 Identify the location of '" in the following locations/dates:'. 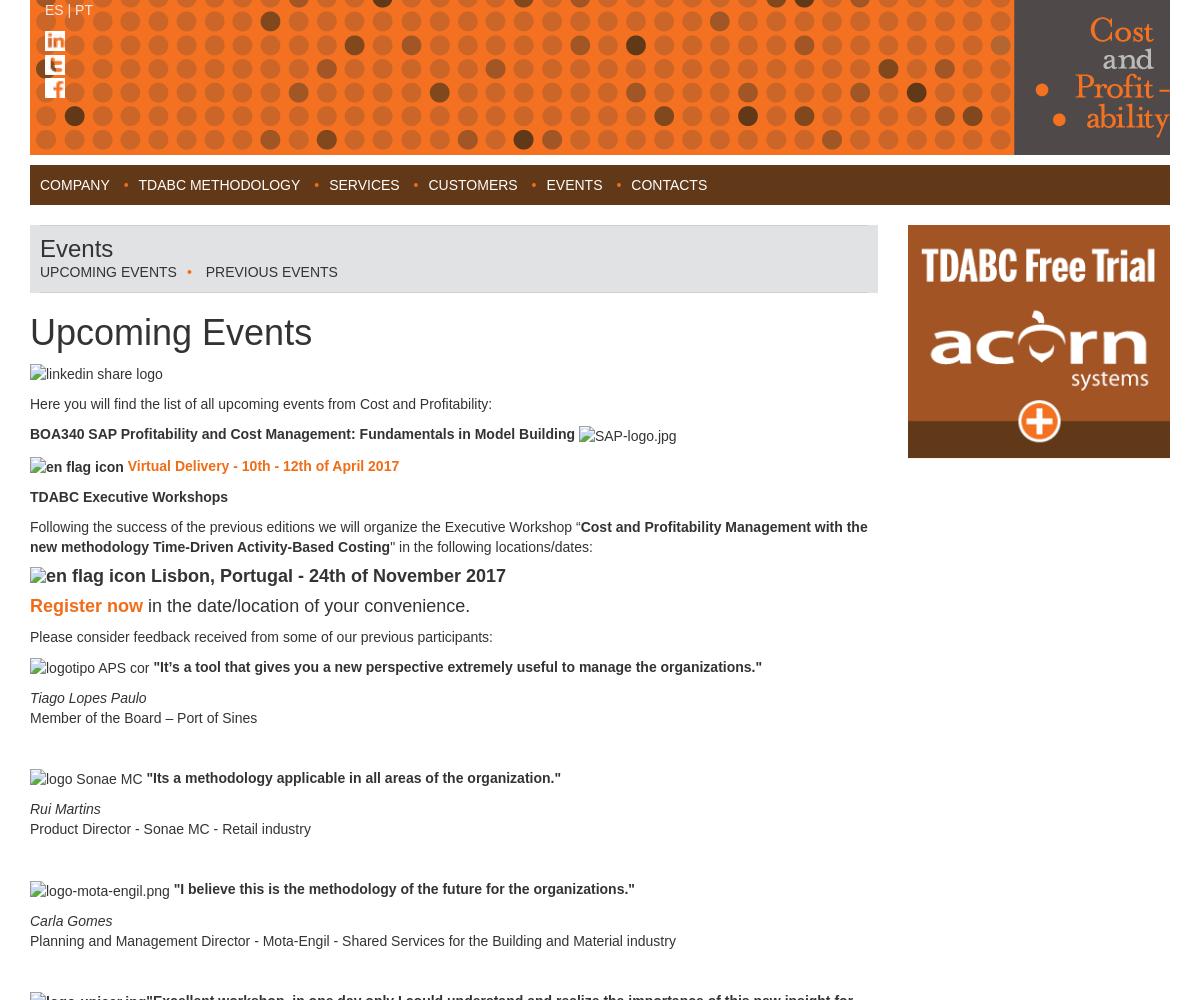
(490, 546).